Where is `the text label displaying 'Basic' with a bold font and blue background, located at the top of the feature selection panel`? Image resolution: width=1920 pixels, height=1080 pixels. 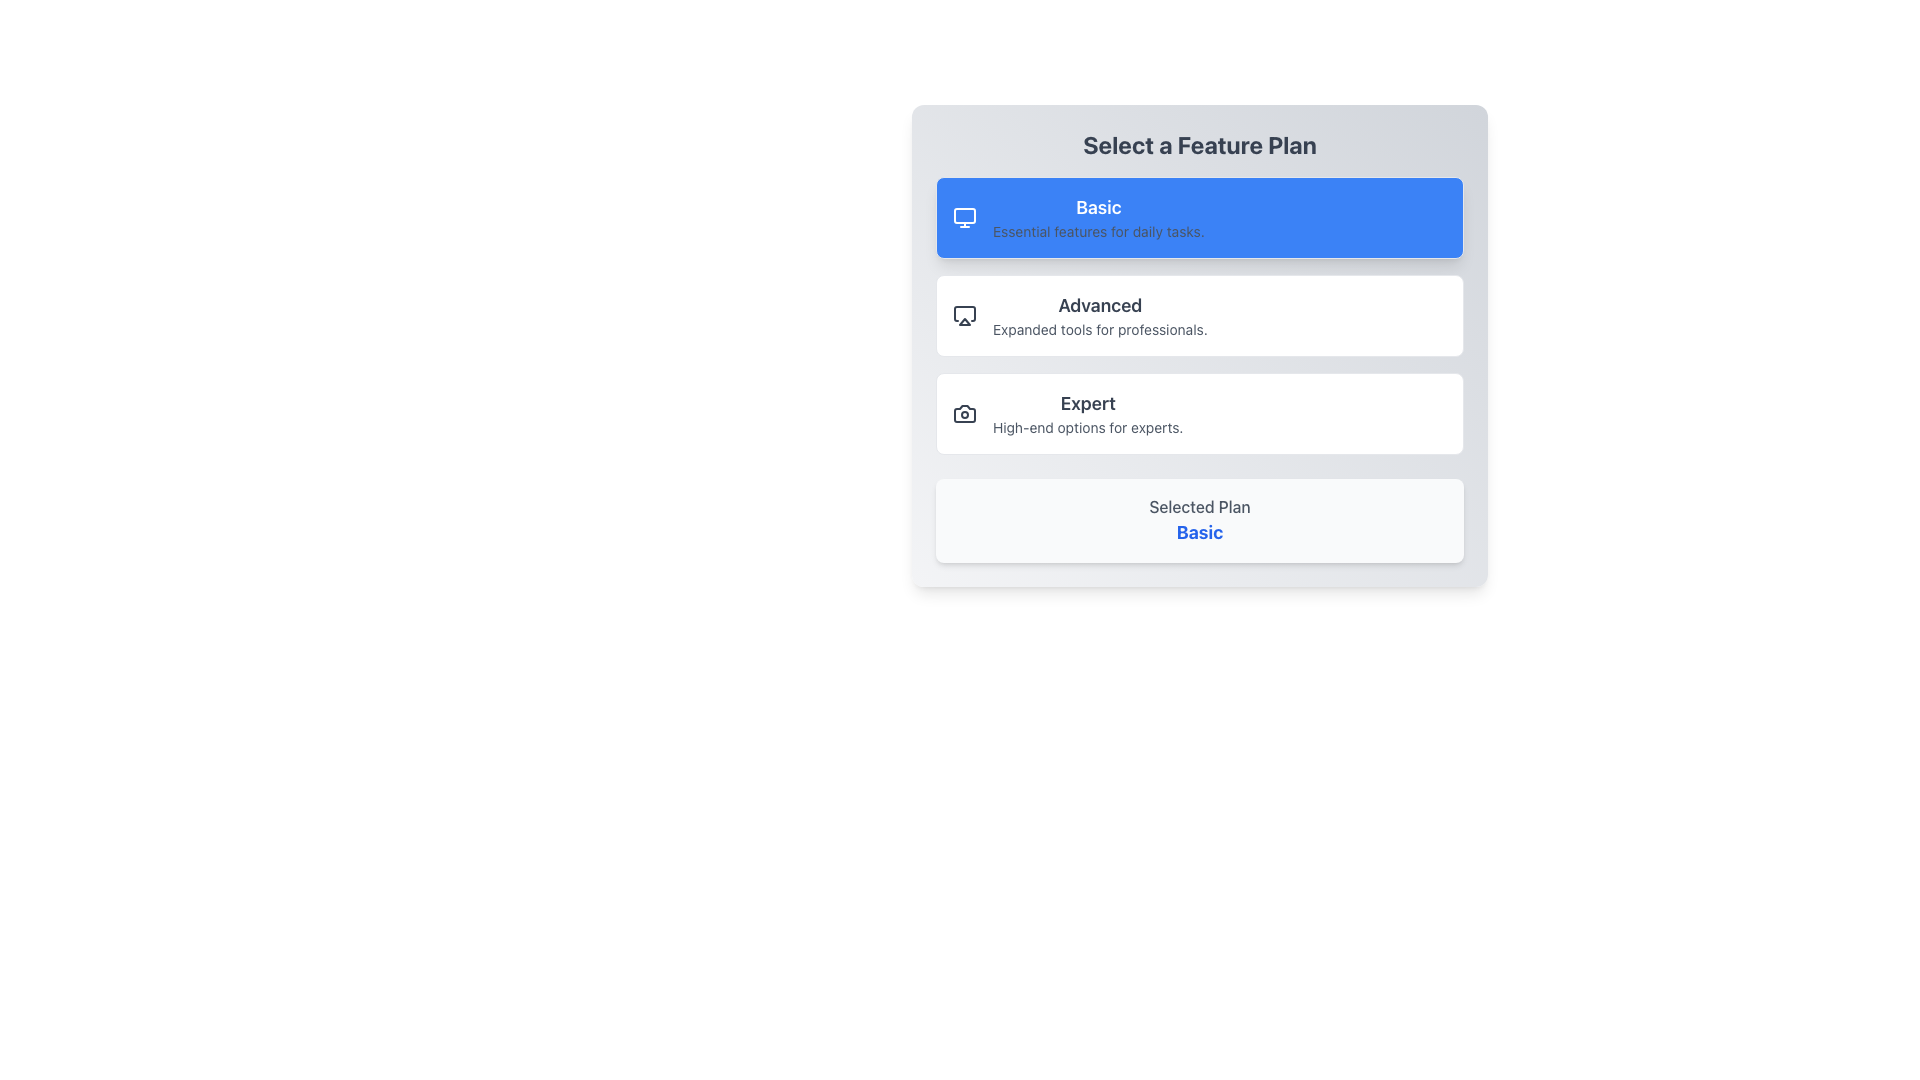
the text label displaying 'Basic' with a bold font and blue background, located at the top of the feature selection panel is located at coordinates (1097, 208).